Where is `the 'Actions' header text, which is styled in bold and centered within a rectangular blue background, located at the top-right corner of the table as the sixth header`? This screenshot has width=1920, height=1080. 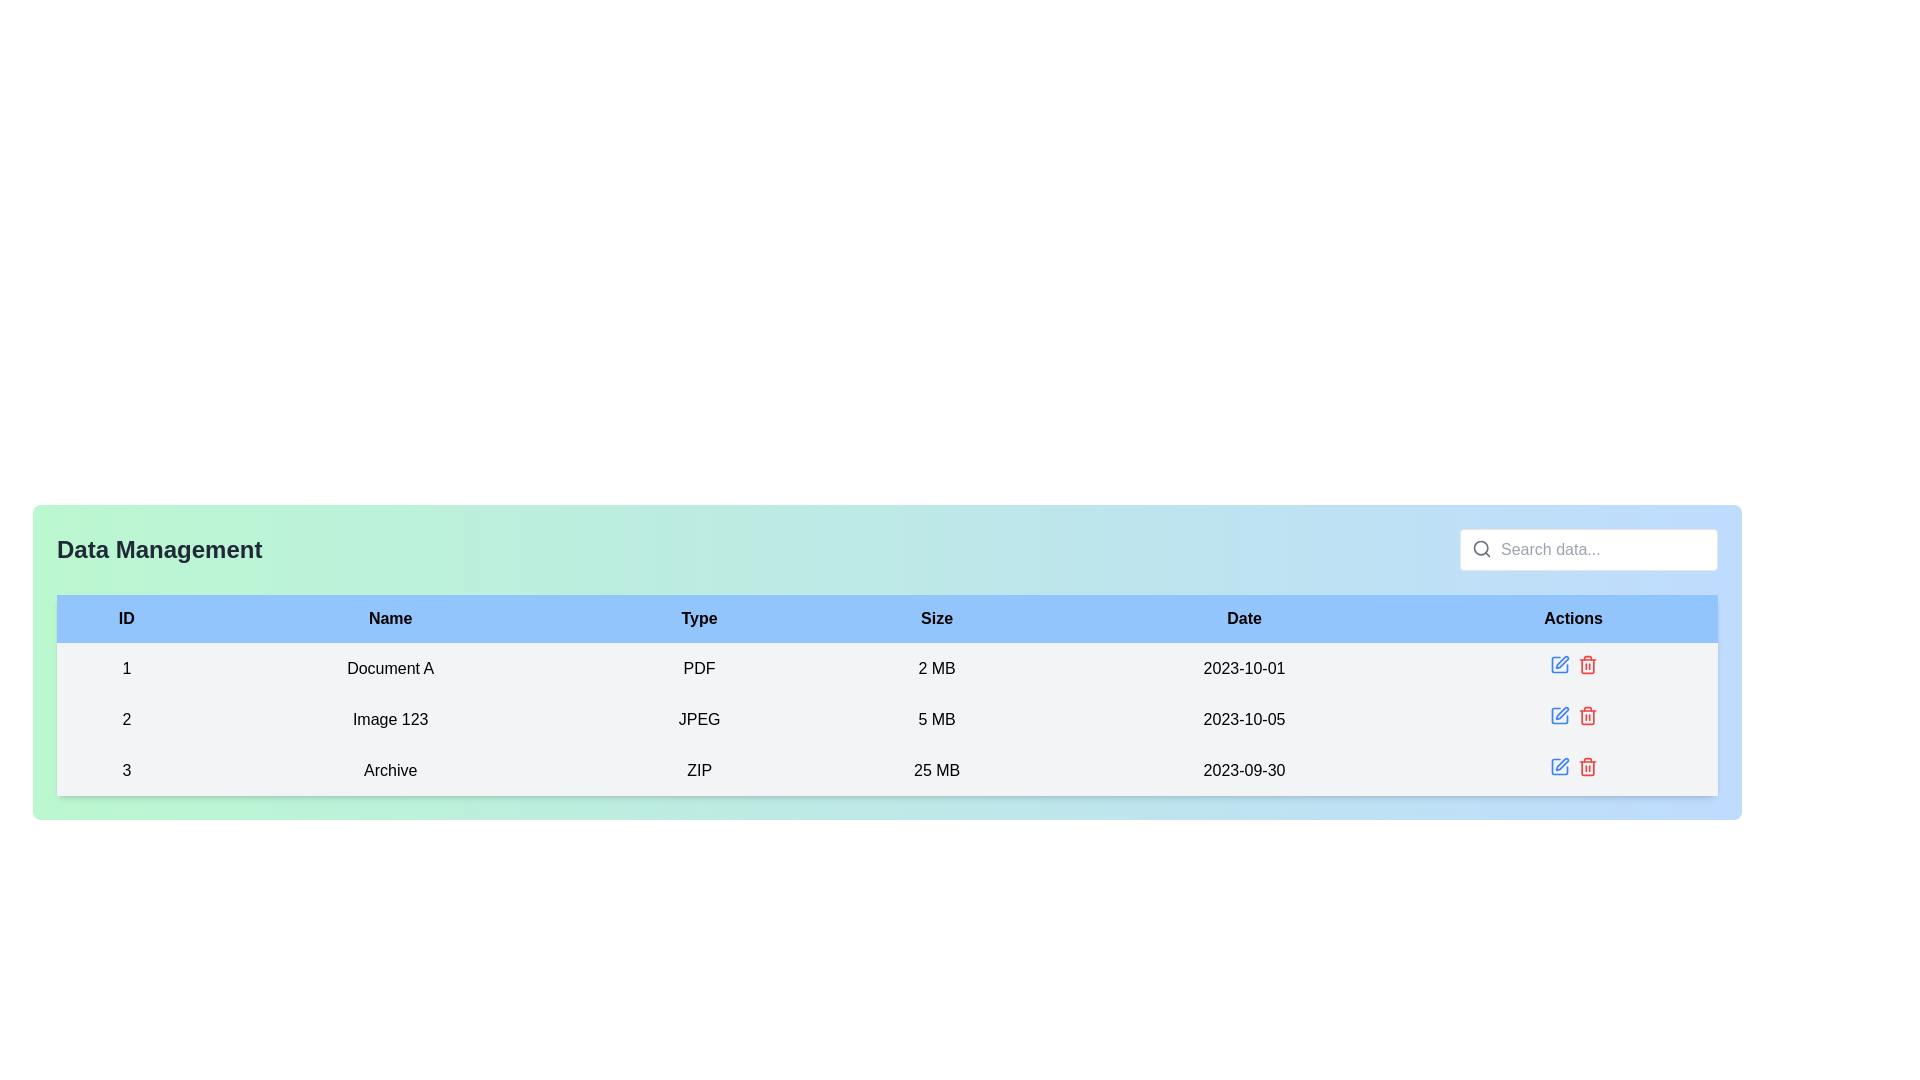 the 'Actions' header text, which is styled in bold and centered within a rectangular blue background, located at the top-right corner of the table as the sixth header is located at coordinates (1572, 617).